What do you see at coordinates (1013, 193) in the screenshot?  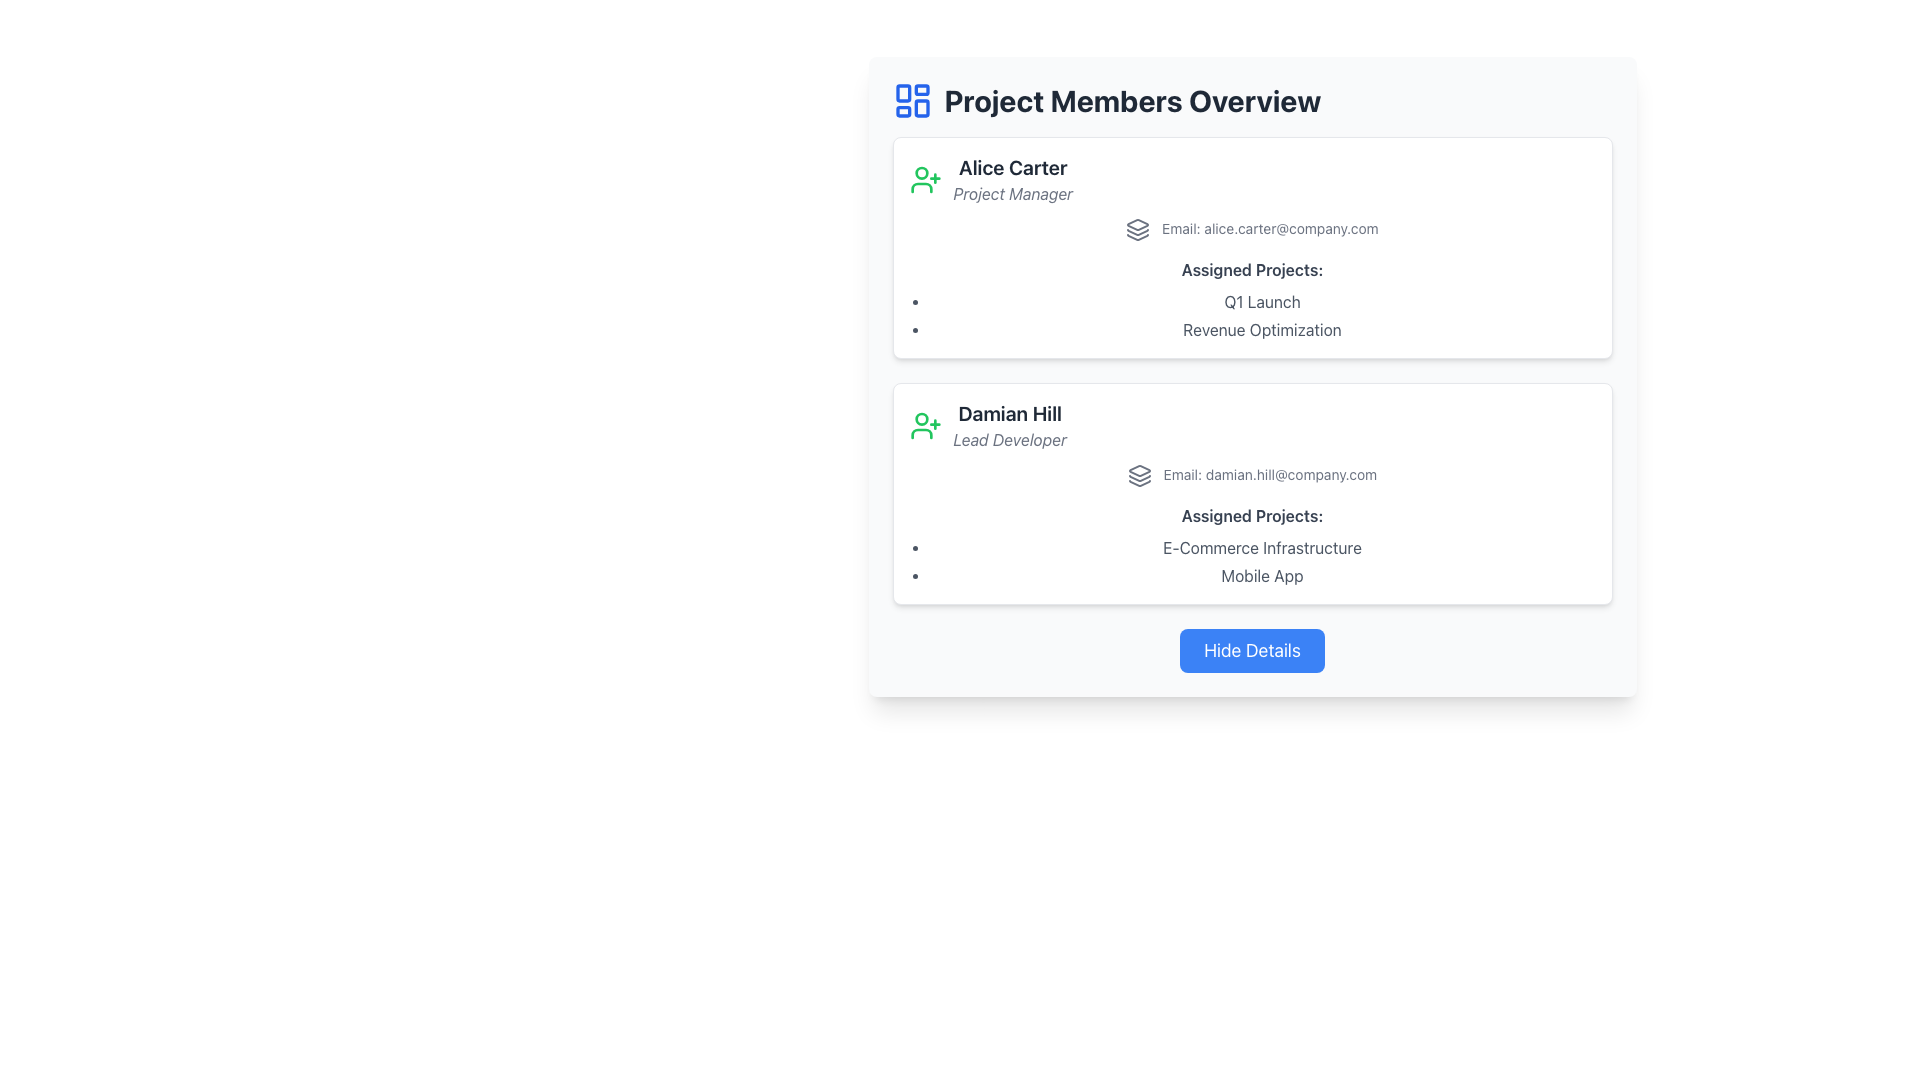 I see `the text element displaying 'Project Manager' which is located below 'Alice Carter' in the information card about Alice Carter` at bounding box center [1013, 193].